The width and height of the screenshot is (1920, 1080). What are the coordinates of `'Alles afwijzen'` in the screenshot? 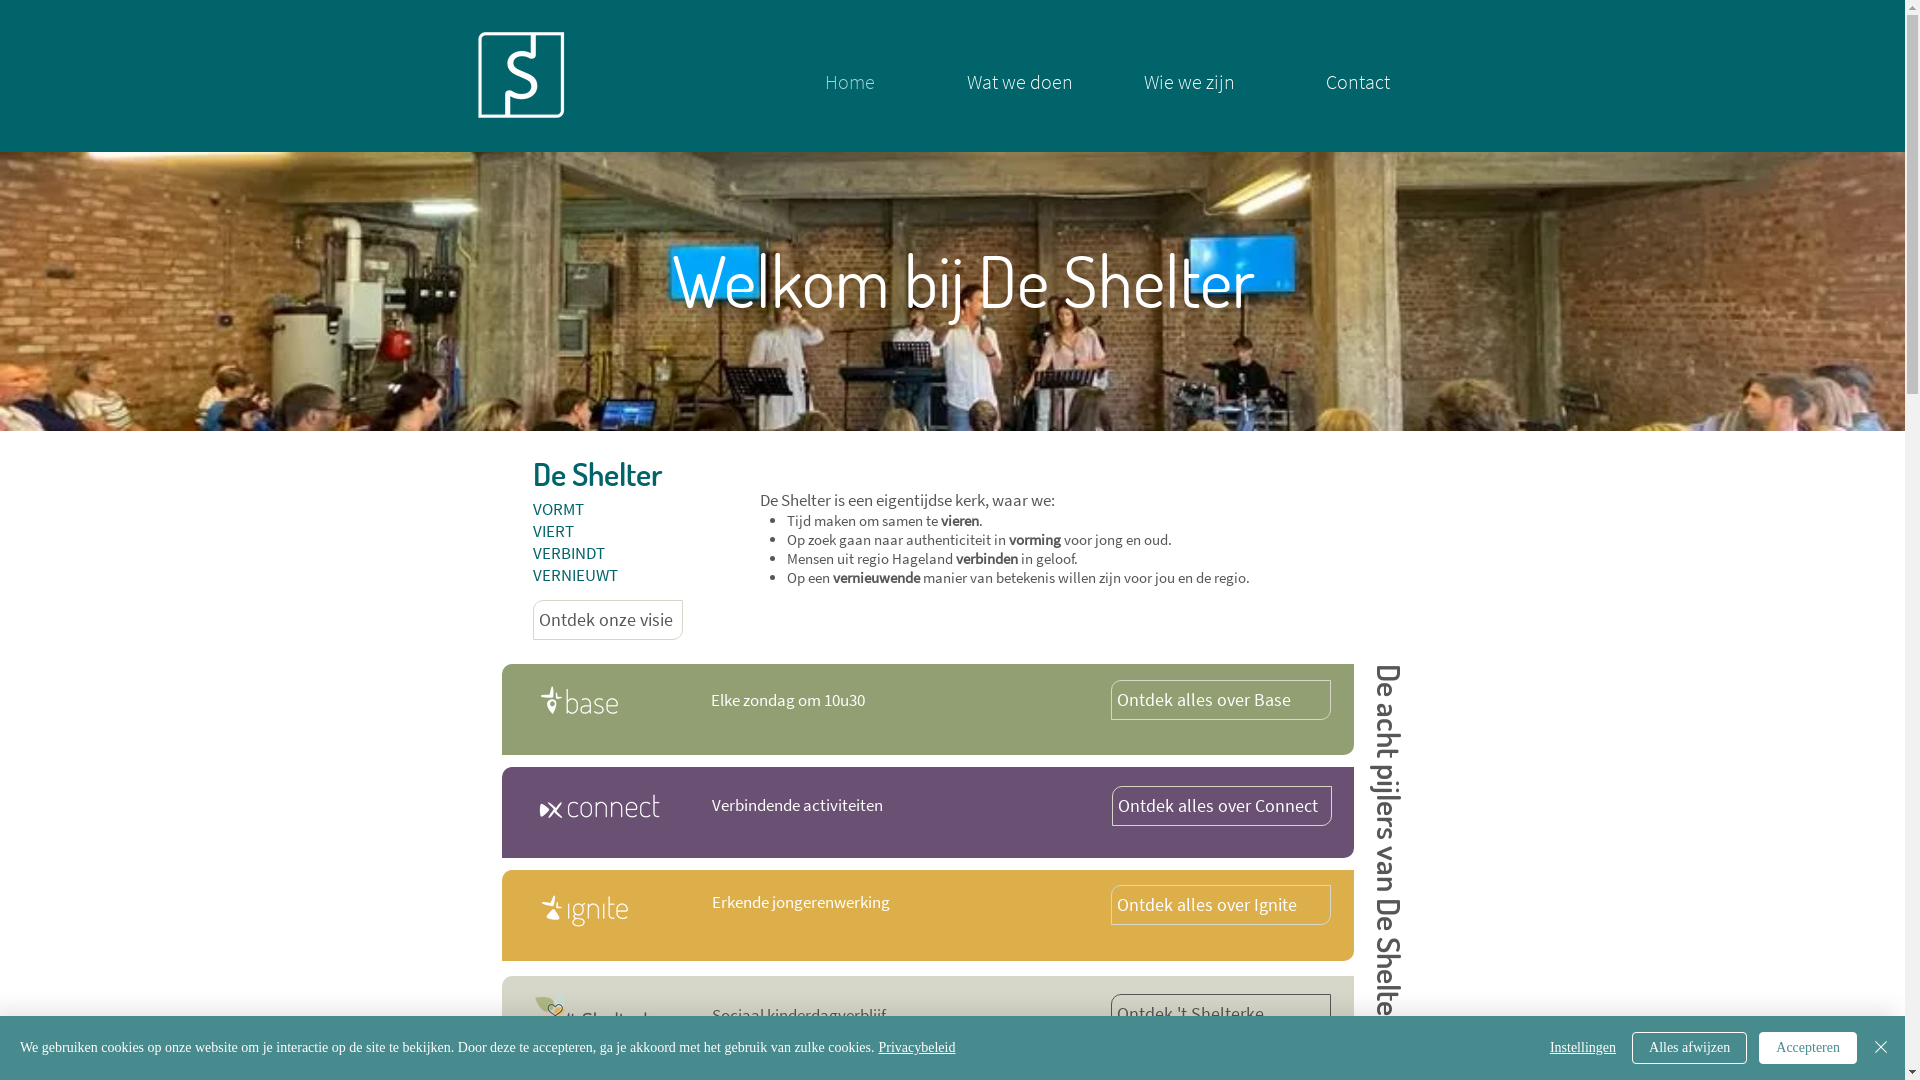 It's located at (1688, 1047).